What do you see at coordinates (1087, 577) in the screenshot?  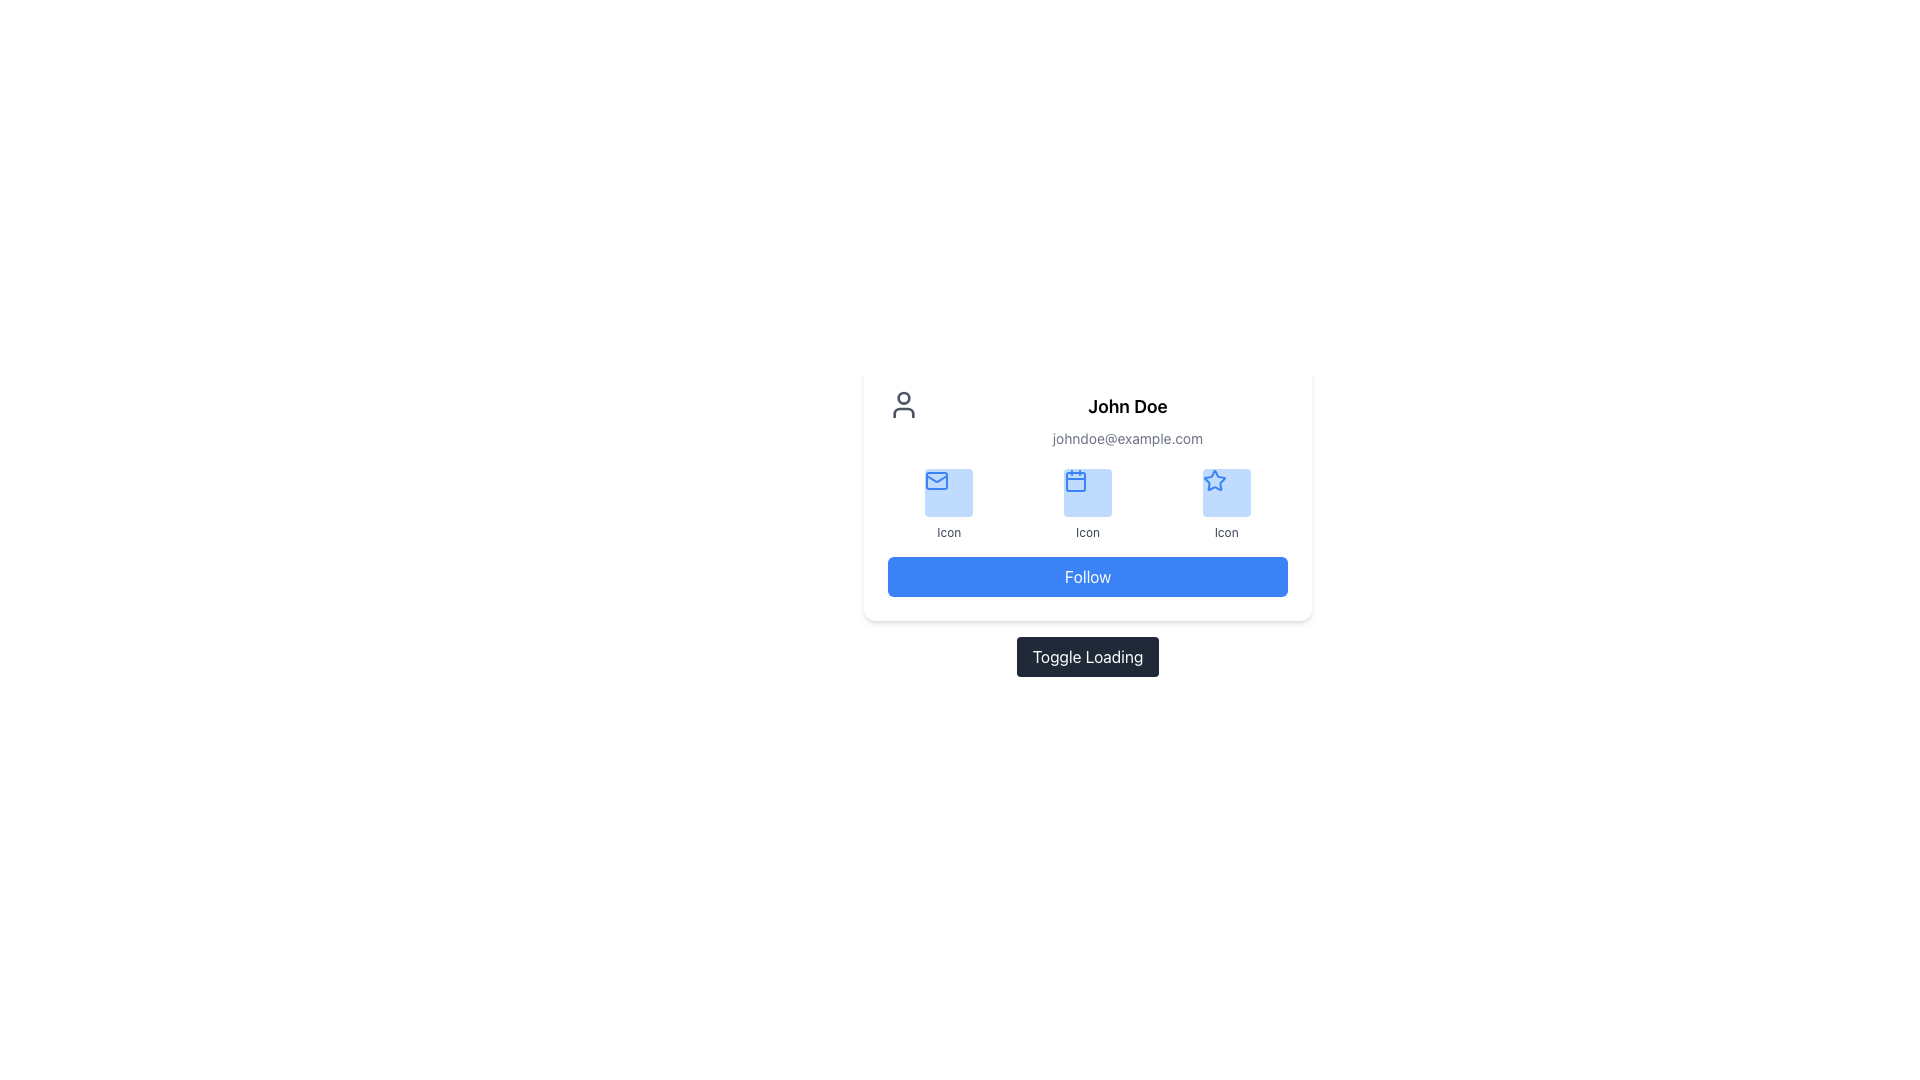 I see `the rounded rectangular button with a blue background and white text labeled 'Follow'` at bounding box center [1087, 577].